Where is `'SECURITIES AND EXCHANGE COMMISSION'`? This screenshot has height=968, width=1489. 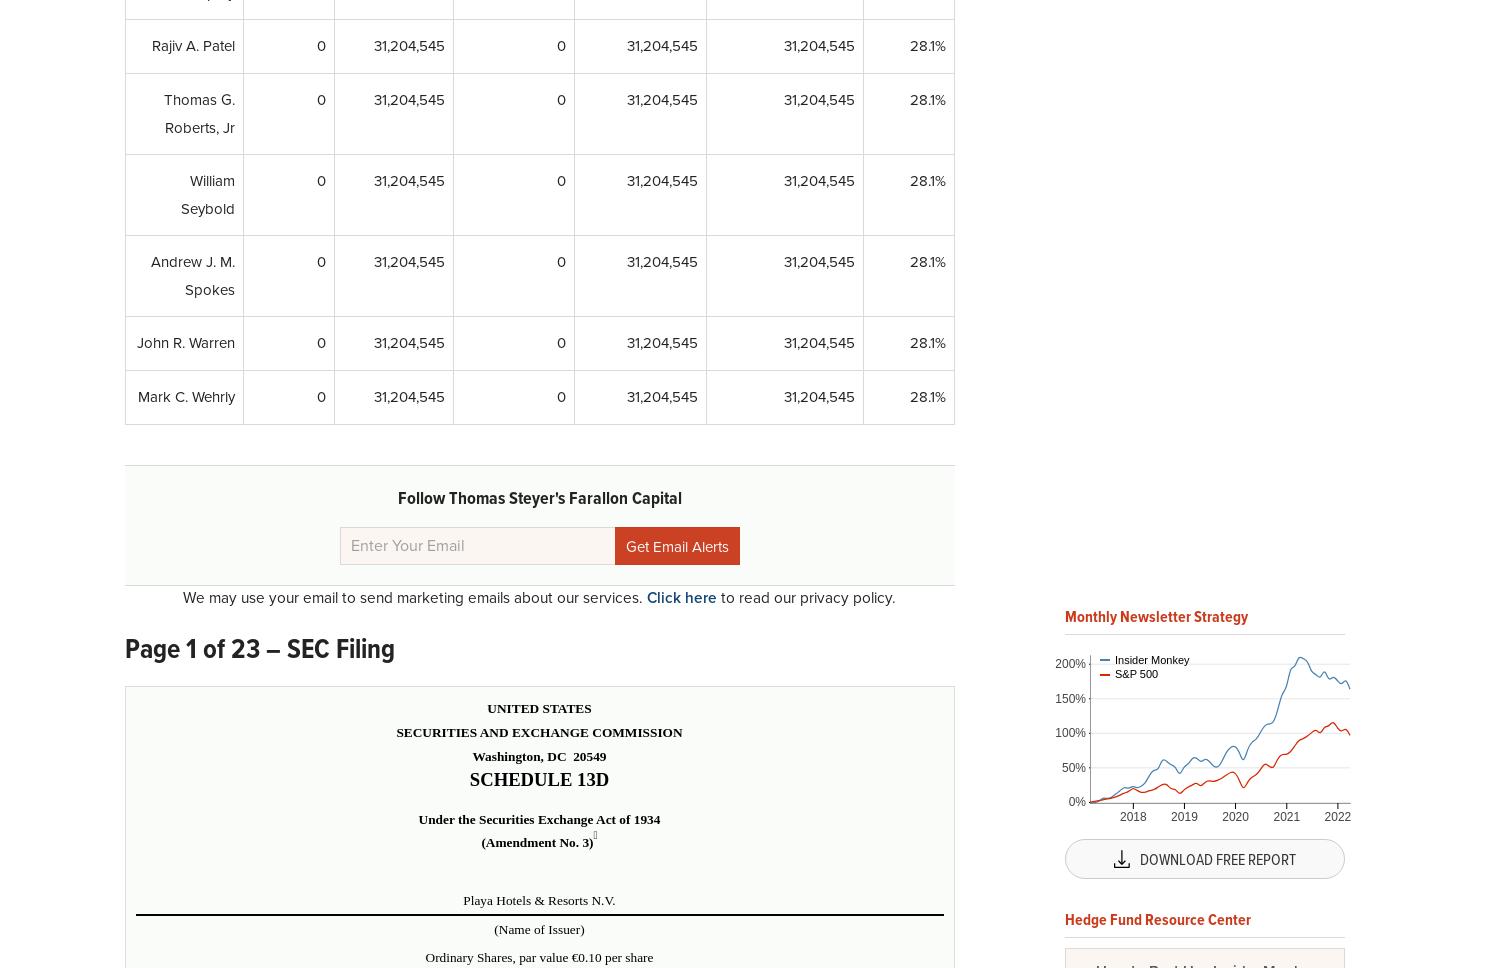 'SECURITIES AND EXCHANGE COMMISSION' is located at coordinates (539, 731).